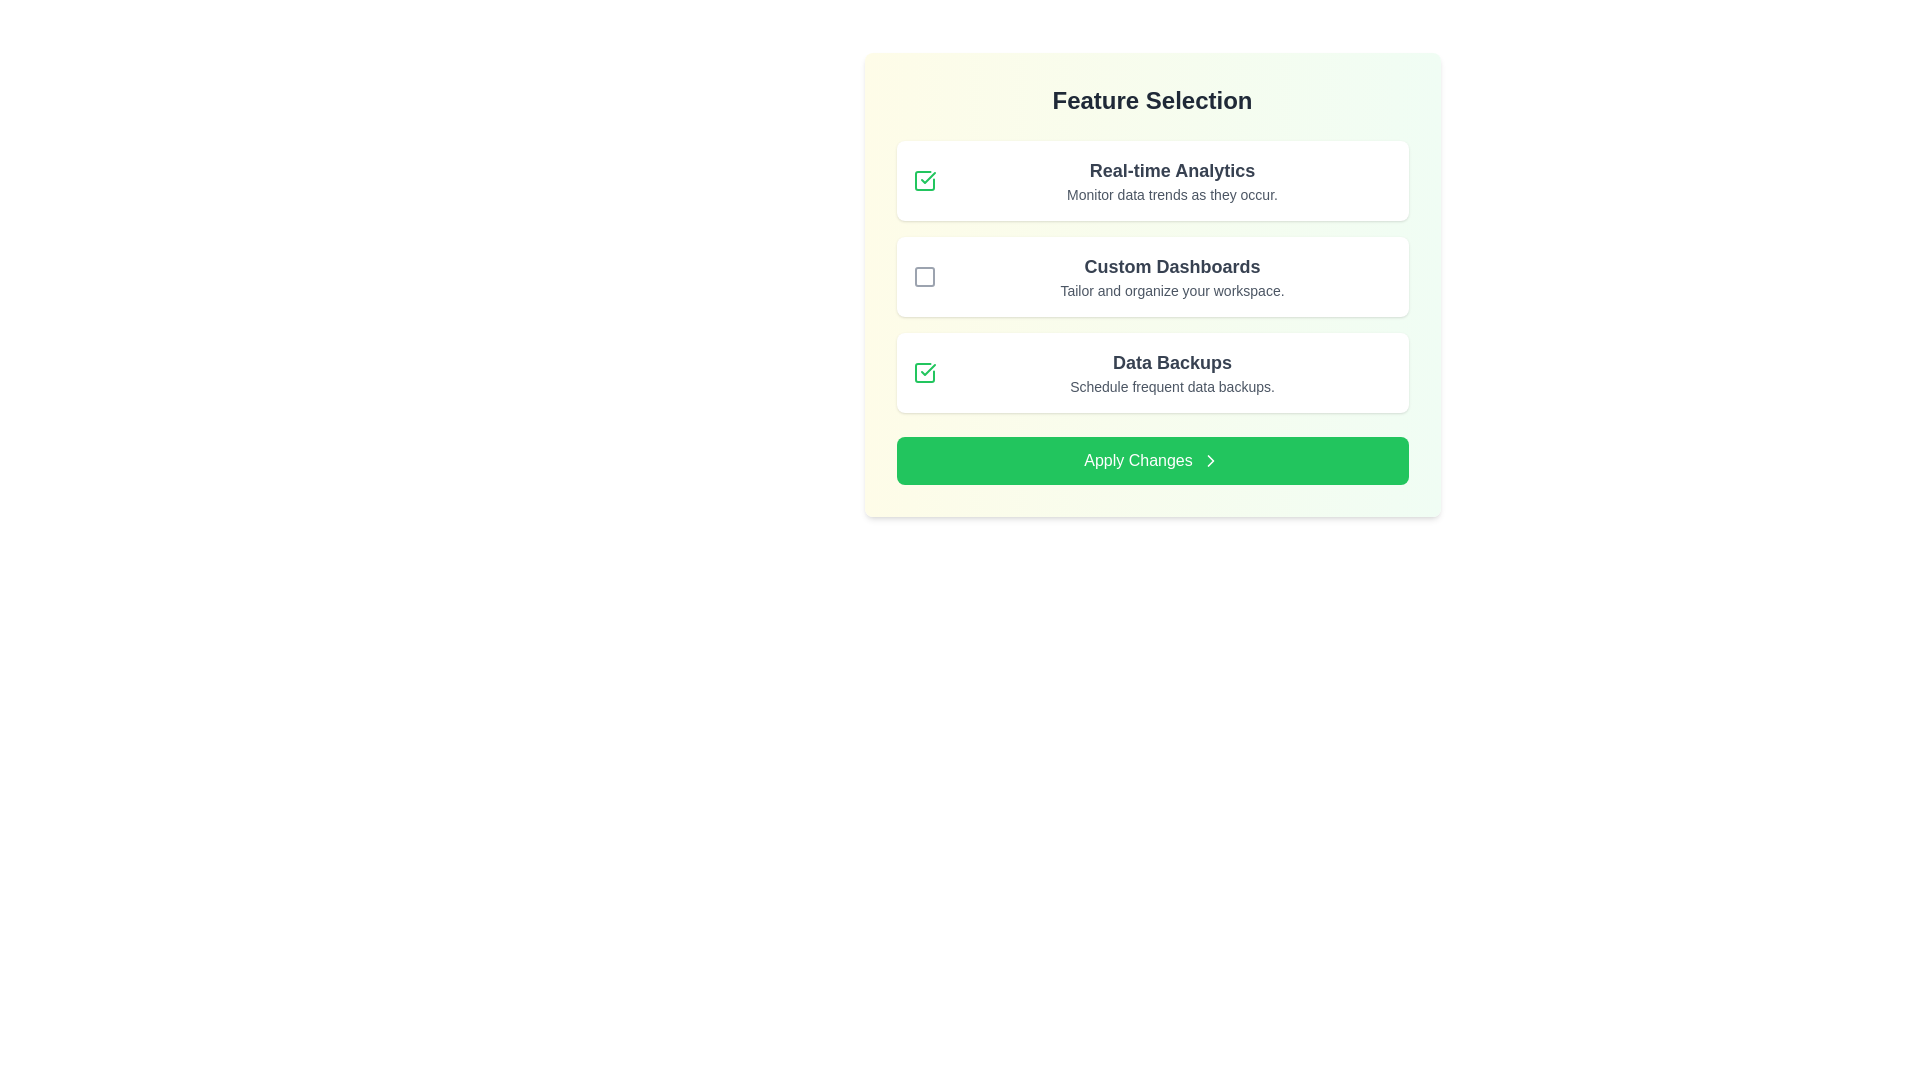  What do you see at coordinates (1152, 277) in the screenshot?
I see `the 'Custom Dashboards' selection option with checkbox` at bounding box center [1152, 277].